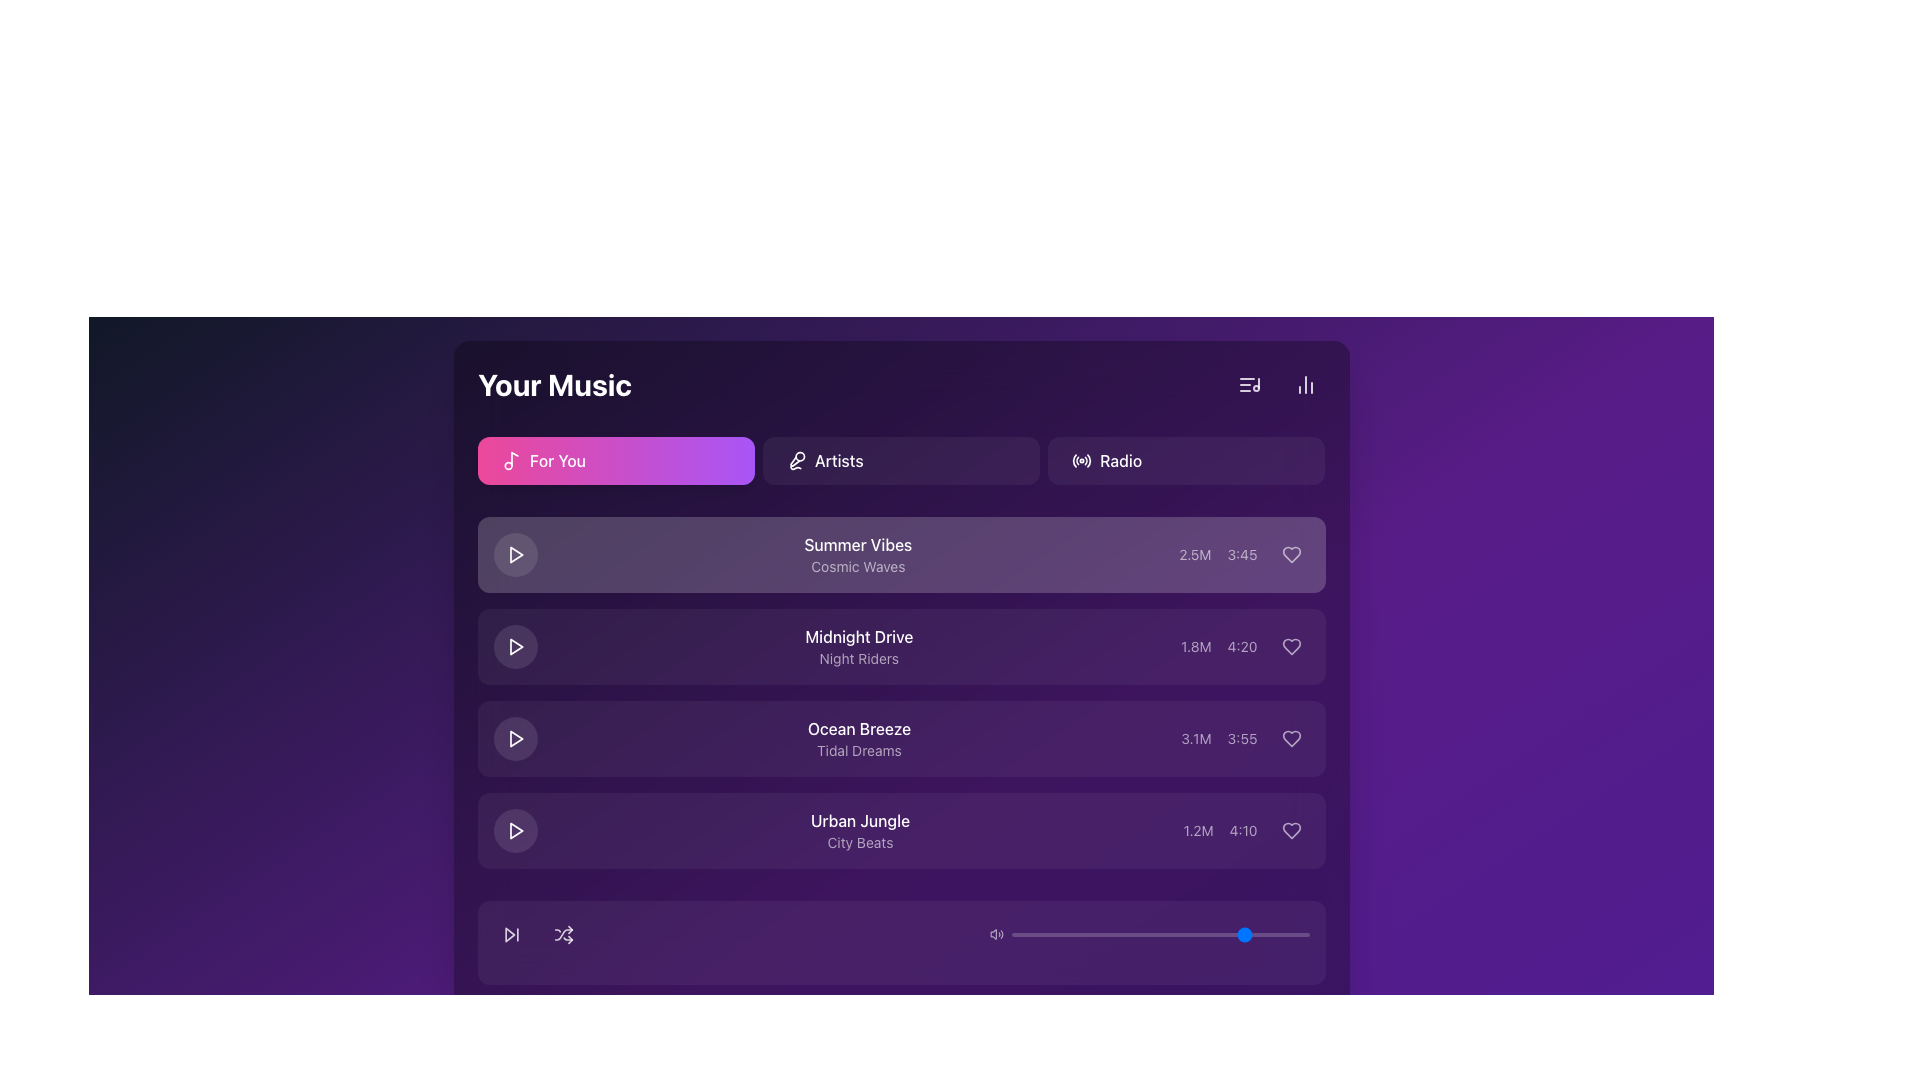  What do you see at coordinates (900, 461) in the screenshot?
I see `the second button in the horizontal row of buttons under the 'Your Music' header` at bounding box center [900, 461].